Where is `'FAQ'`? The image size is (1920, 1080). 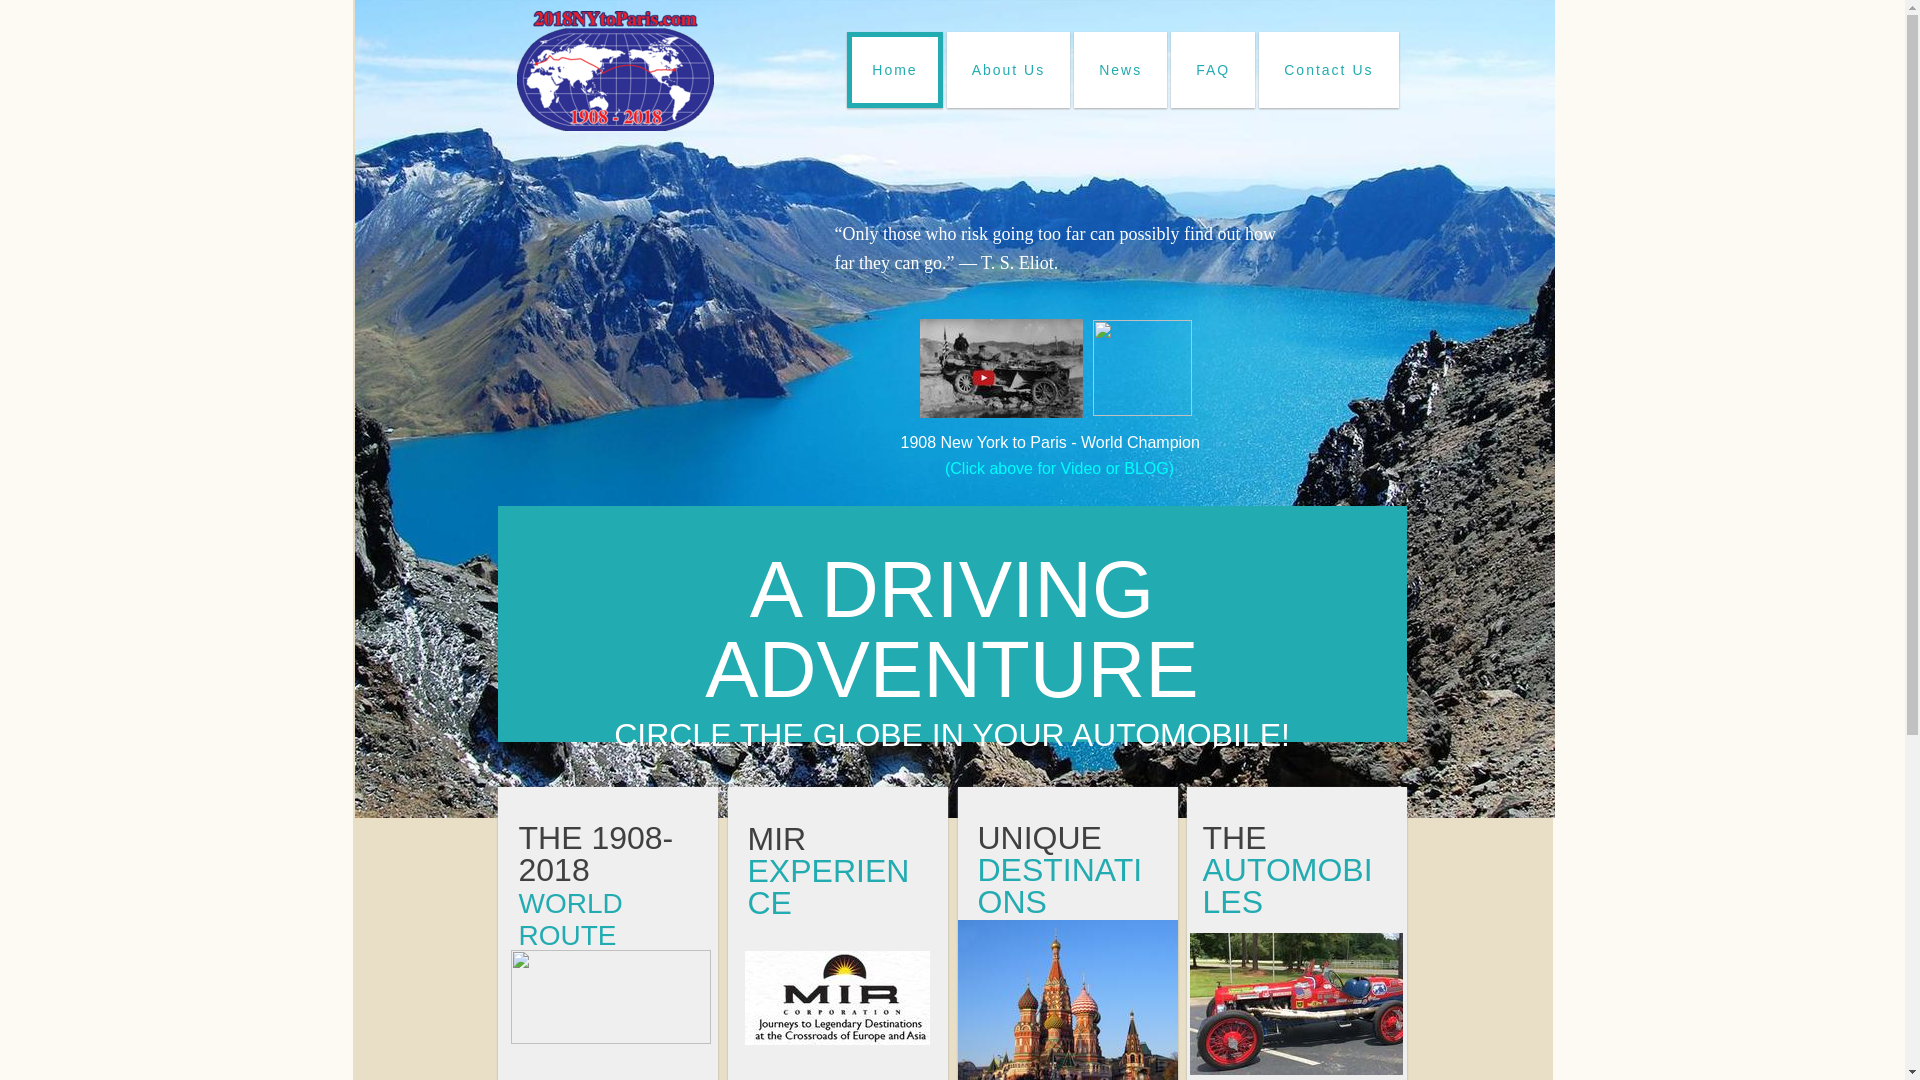
'FAQ' is located at coordinates (1212, 68).